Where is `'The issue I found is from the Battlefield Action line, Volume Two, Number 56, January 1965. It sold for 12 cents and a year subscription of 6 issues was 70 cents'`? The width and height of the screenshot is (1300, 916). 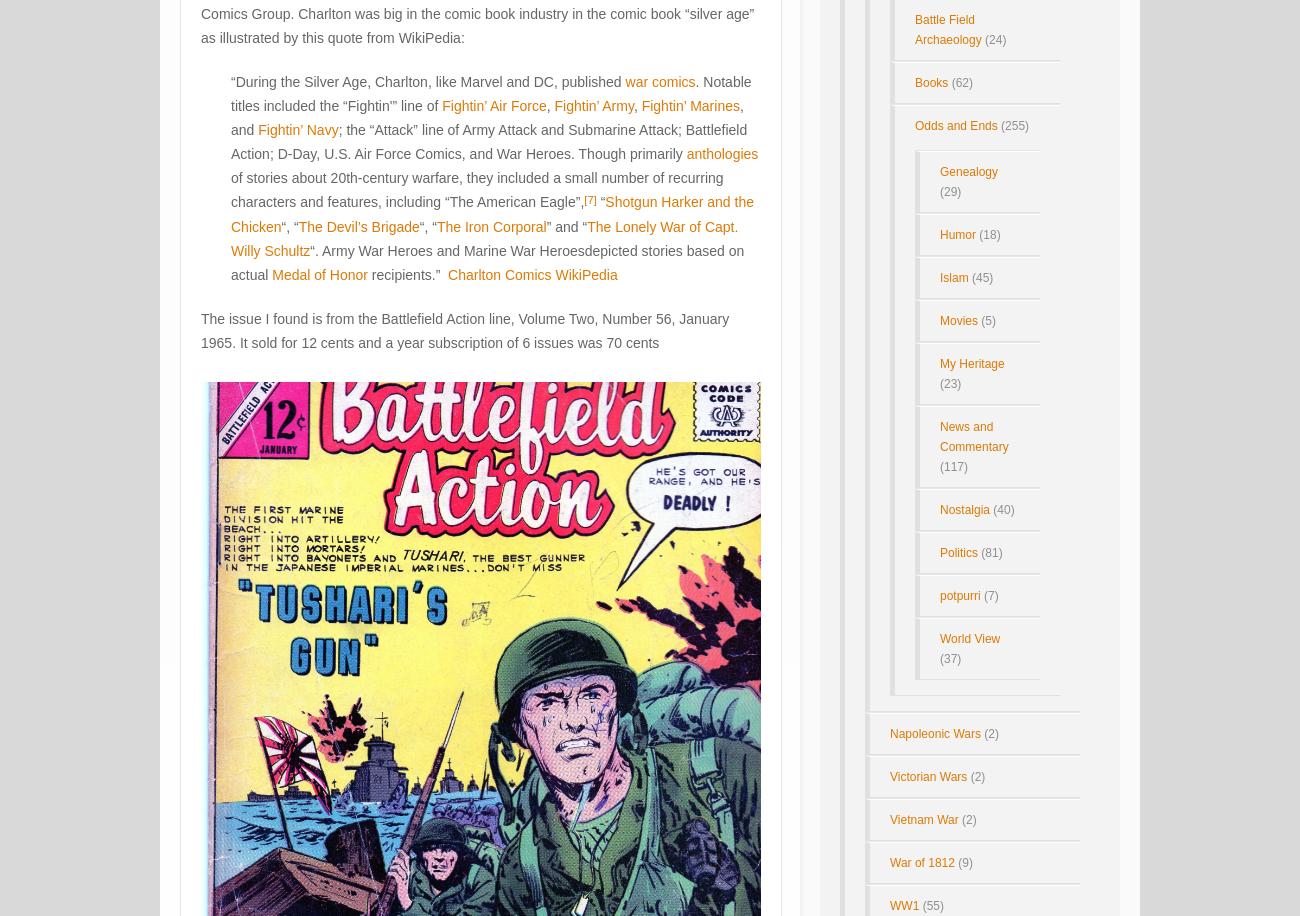
'The issue I found is from the Battlefield Action line, Volume Two, Number 56, January 1965. It sold for 12 cents and a year subscription of 6 issues was 70 cents' is located at coordinates (464, 330).